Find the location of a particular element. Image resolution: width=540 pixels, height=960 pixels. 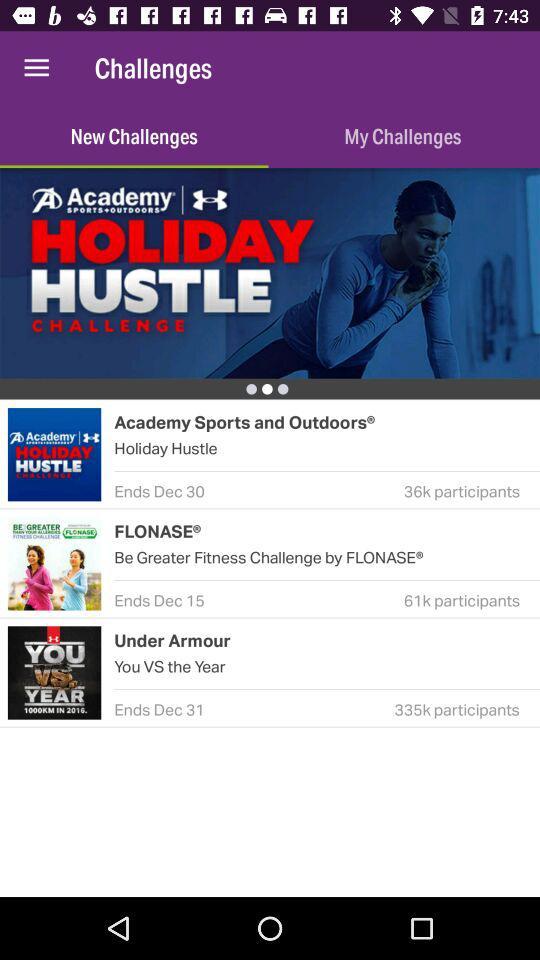

see article is located at coordinates (270, 272).